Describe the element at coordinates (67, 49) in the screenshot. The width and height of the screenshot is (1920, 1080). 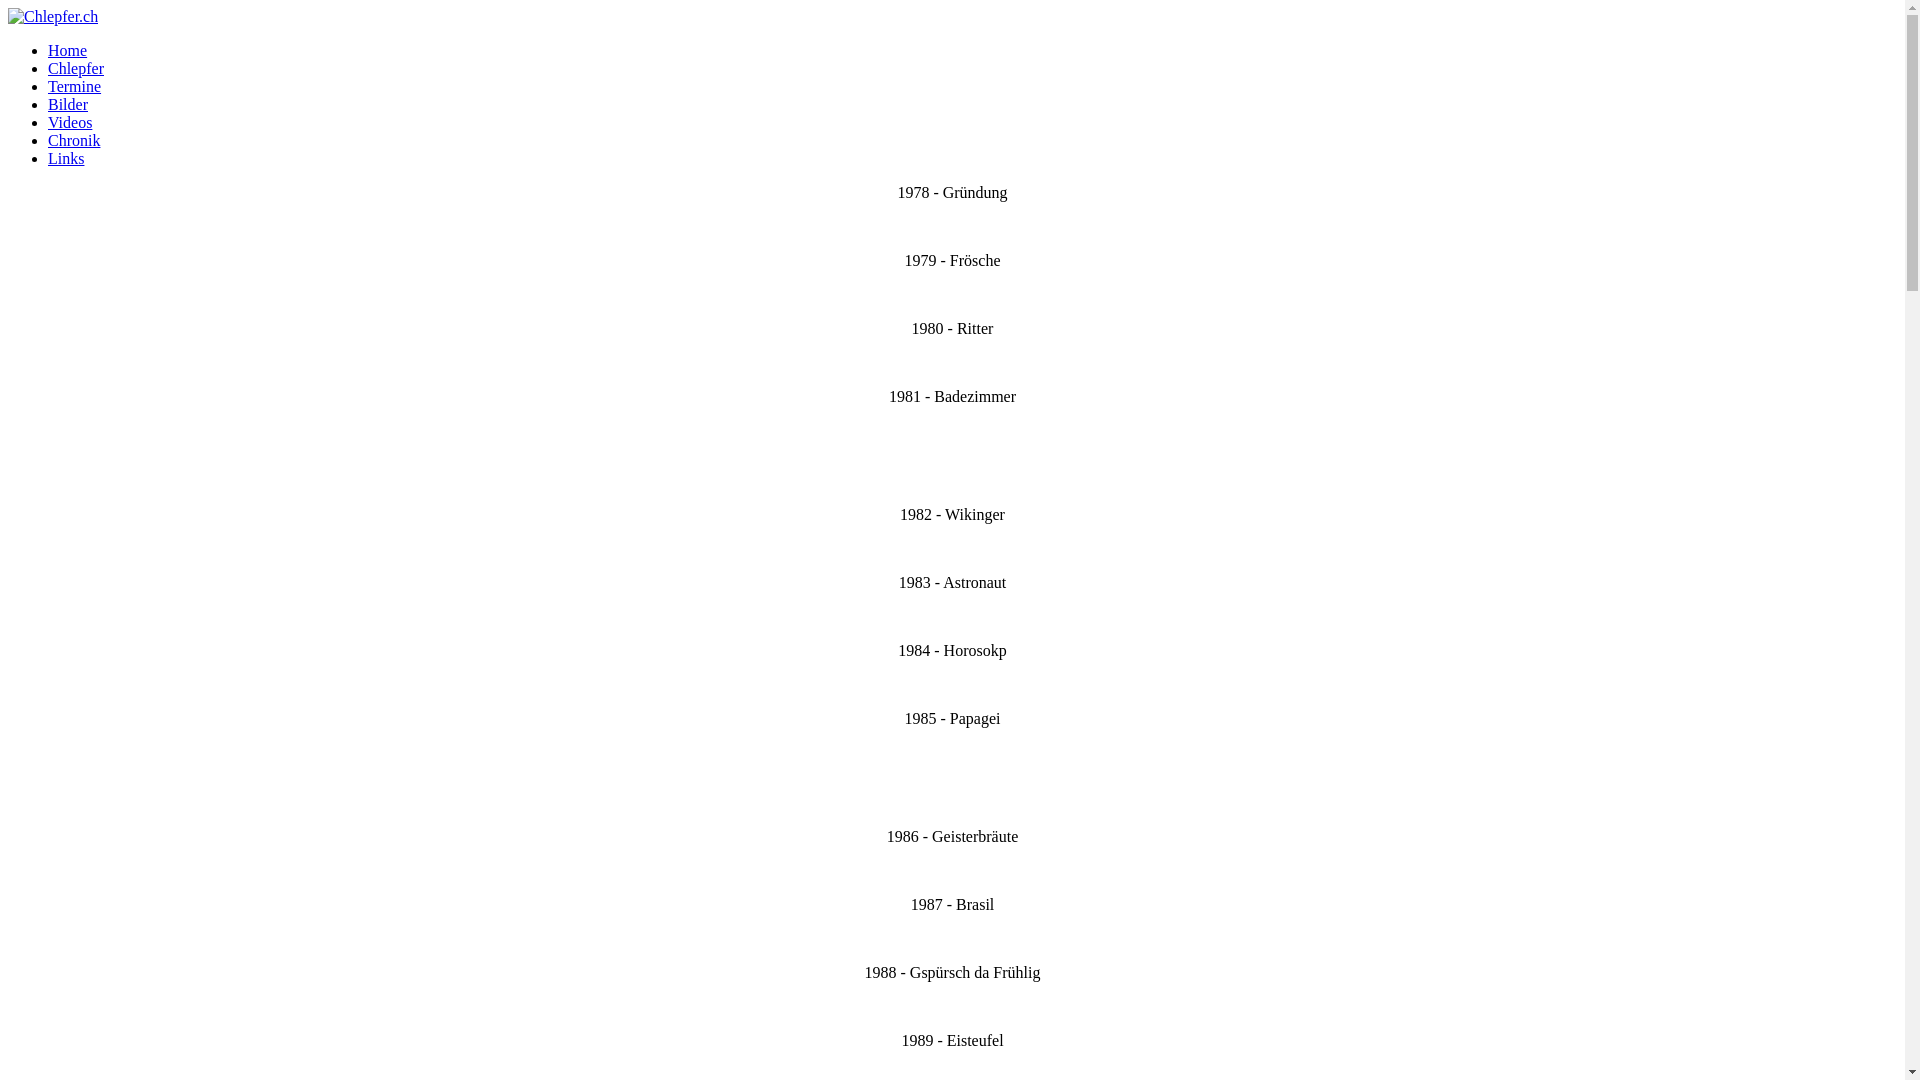
I see `'Home'` at that location.